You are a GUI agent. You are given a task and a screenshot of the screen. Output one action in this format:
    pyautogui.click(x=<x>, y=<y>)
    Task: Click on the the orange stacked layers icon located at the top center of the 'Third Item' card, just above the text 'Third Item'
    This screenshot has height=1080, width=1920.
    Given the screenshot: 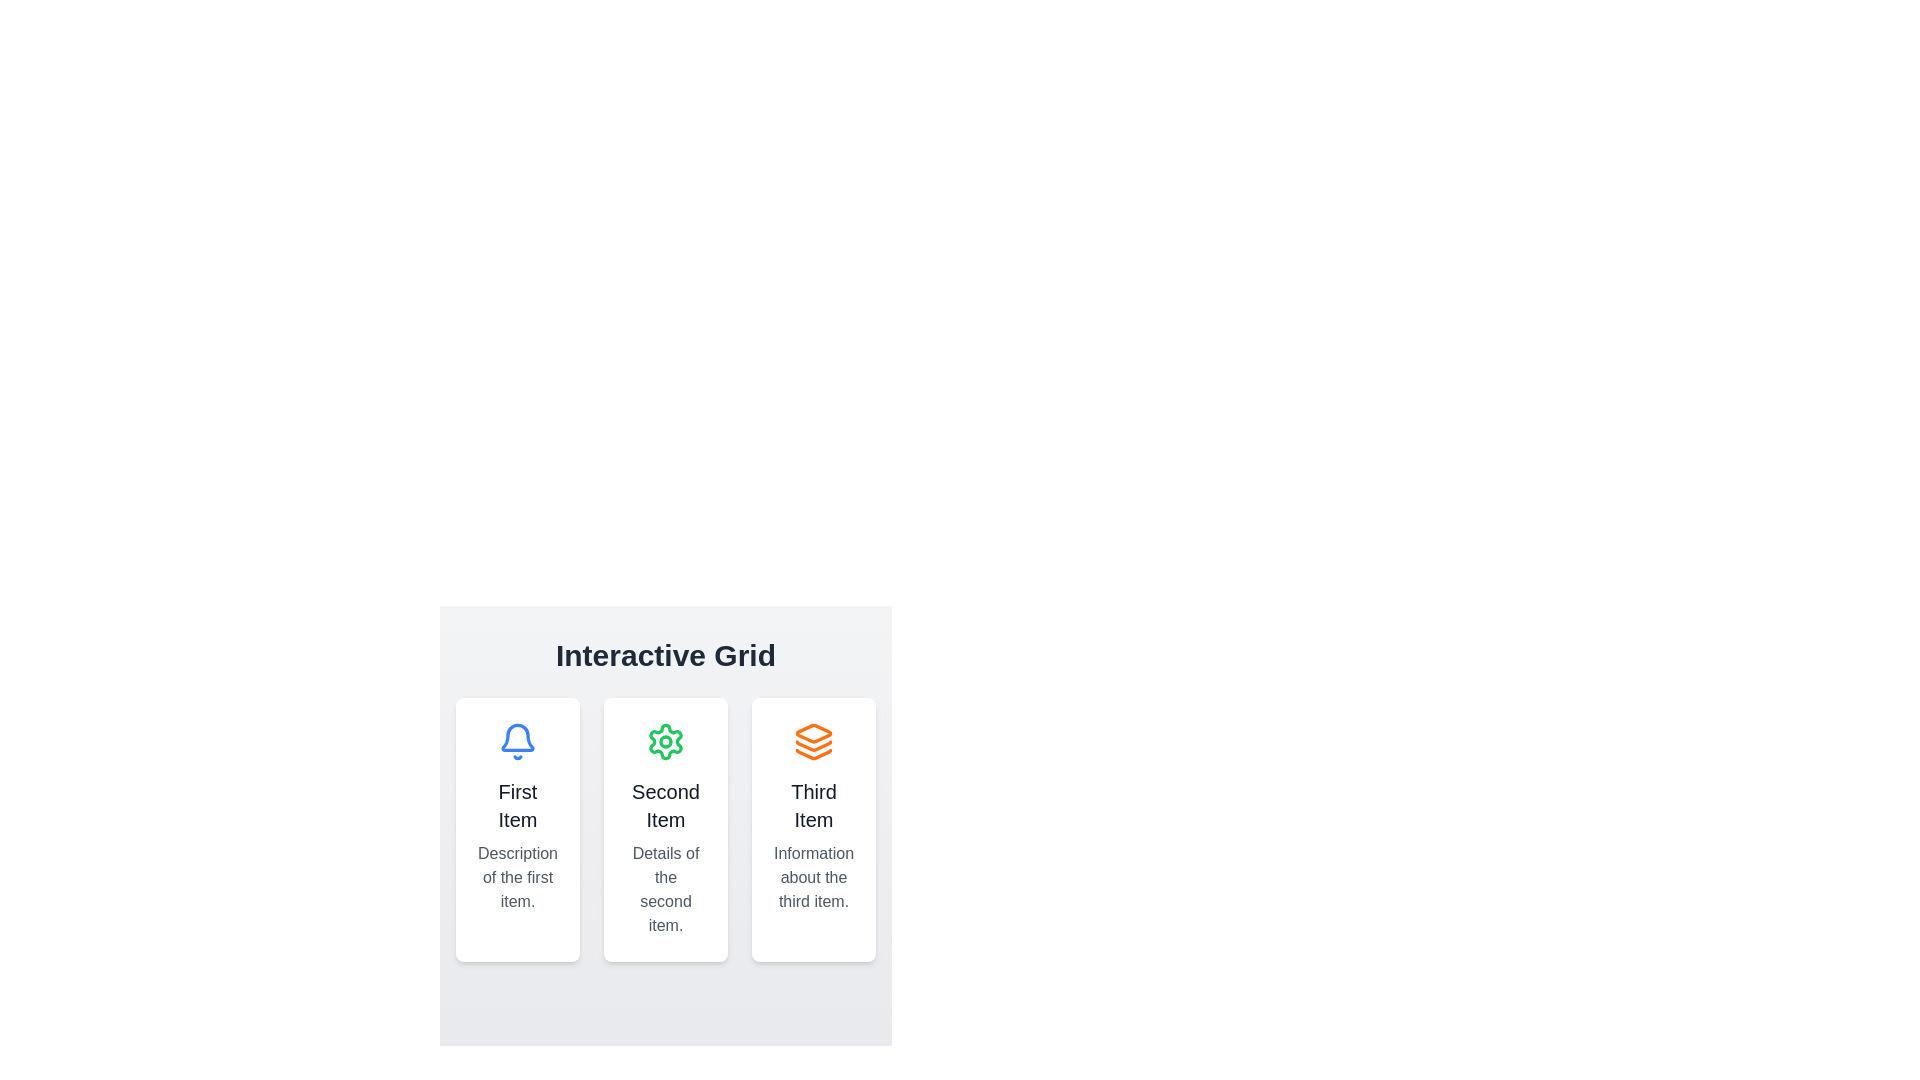 What is the action you would take?
    pyautogui.click(x=814, y=741)
    